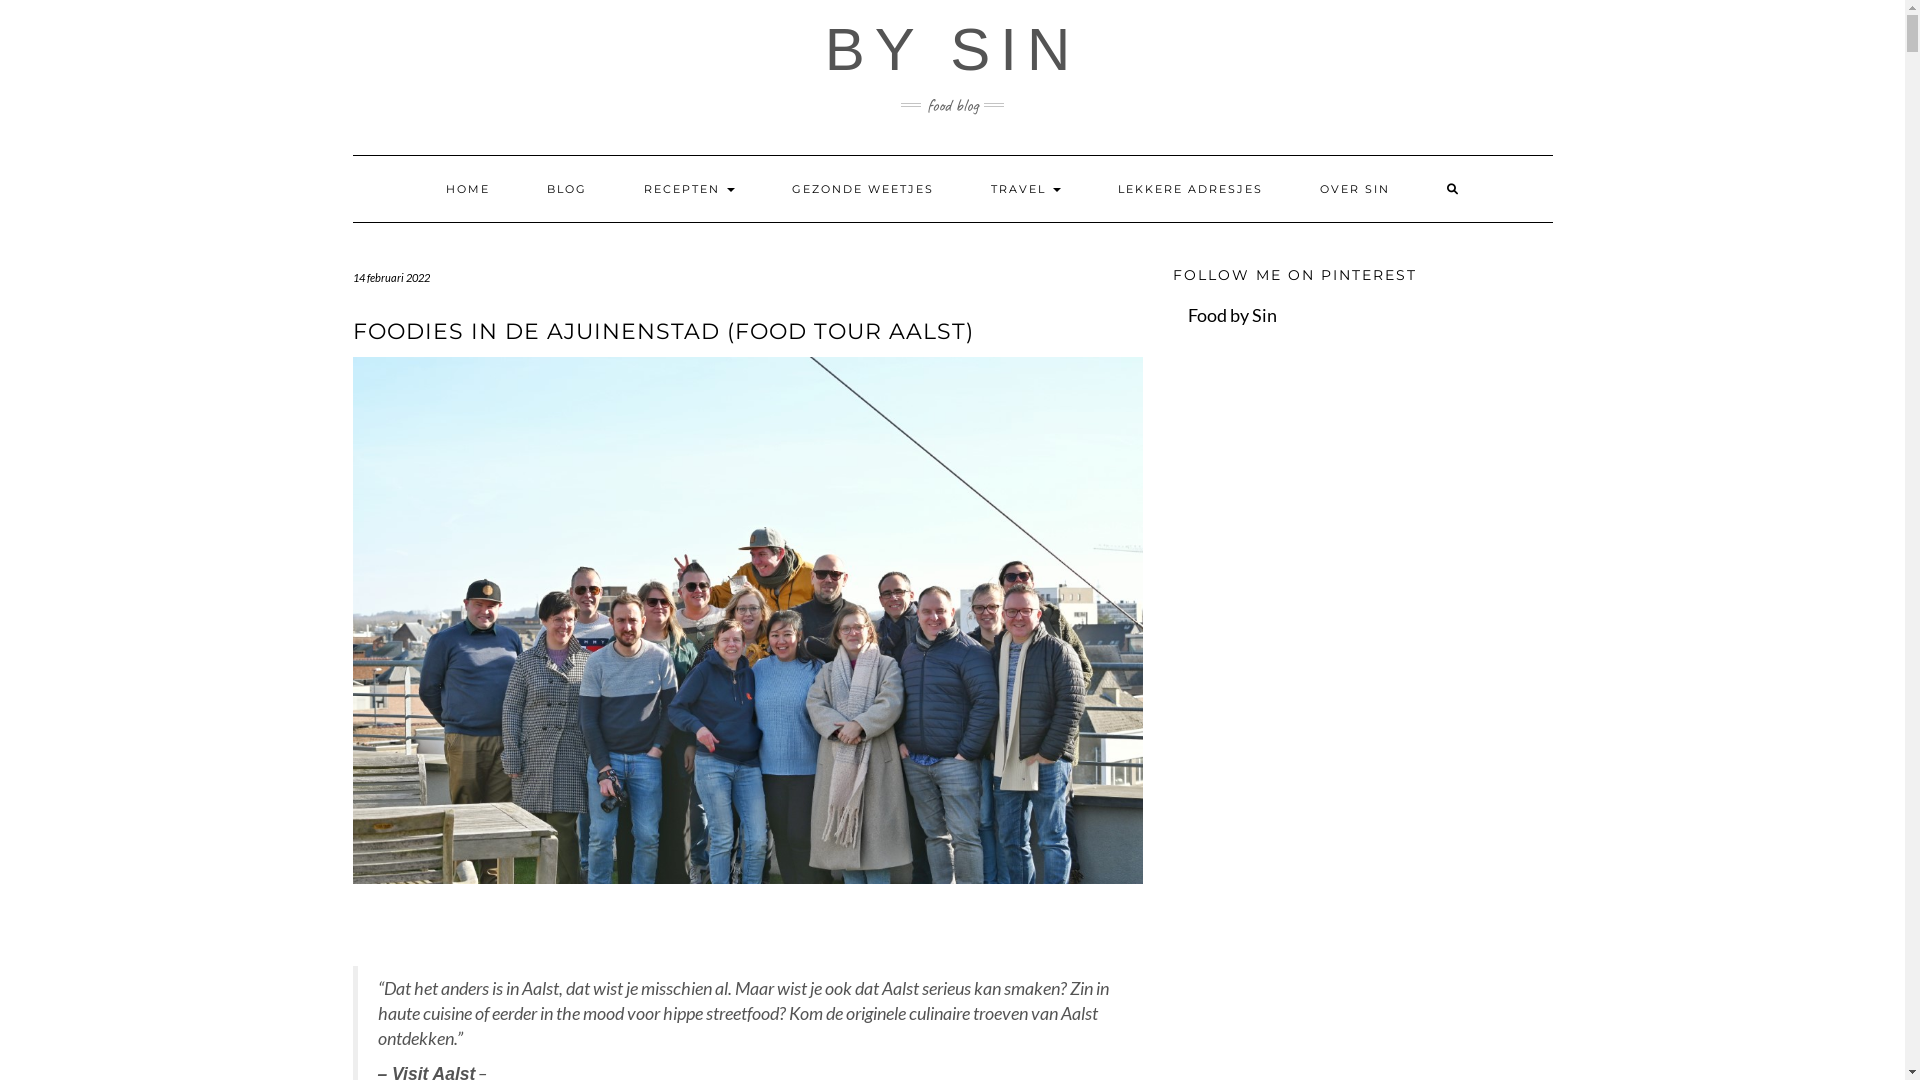 The image size is (1920, 1080). I want to click on 'OVER SIN', so click(1353, 189).